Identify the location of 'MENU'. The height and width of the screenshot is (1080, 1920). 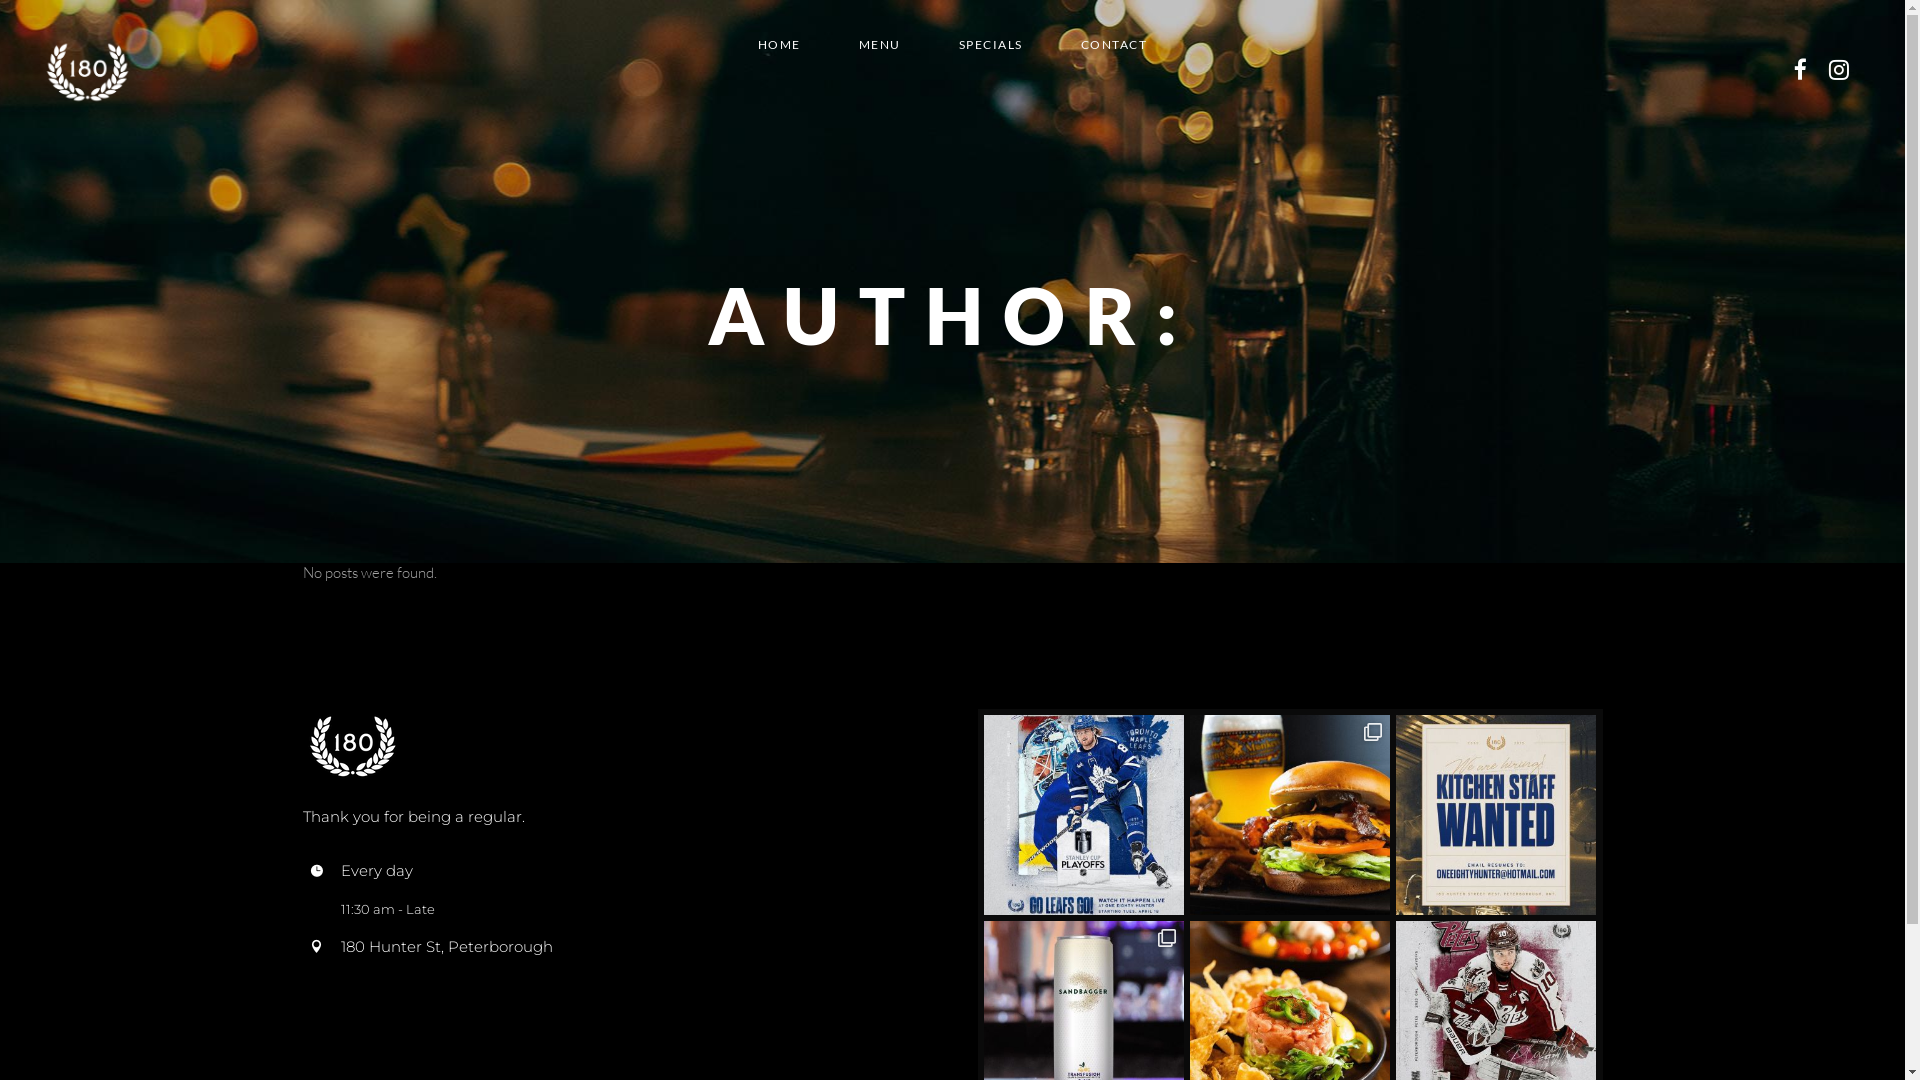
(879, 44).